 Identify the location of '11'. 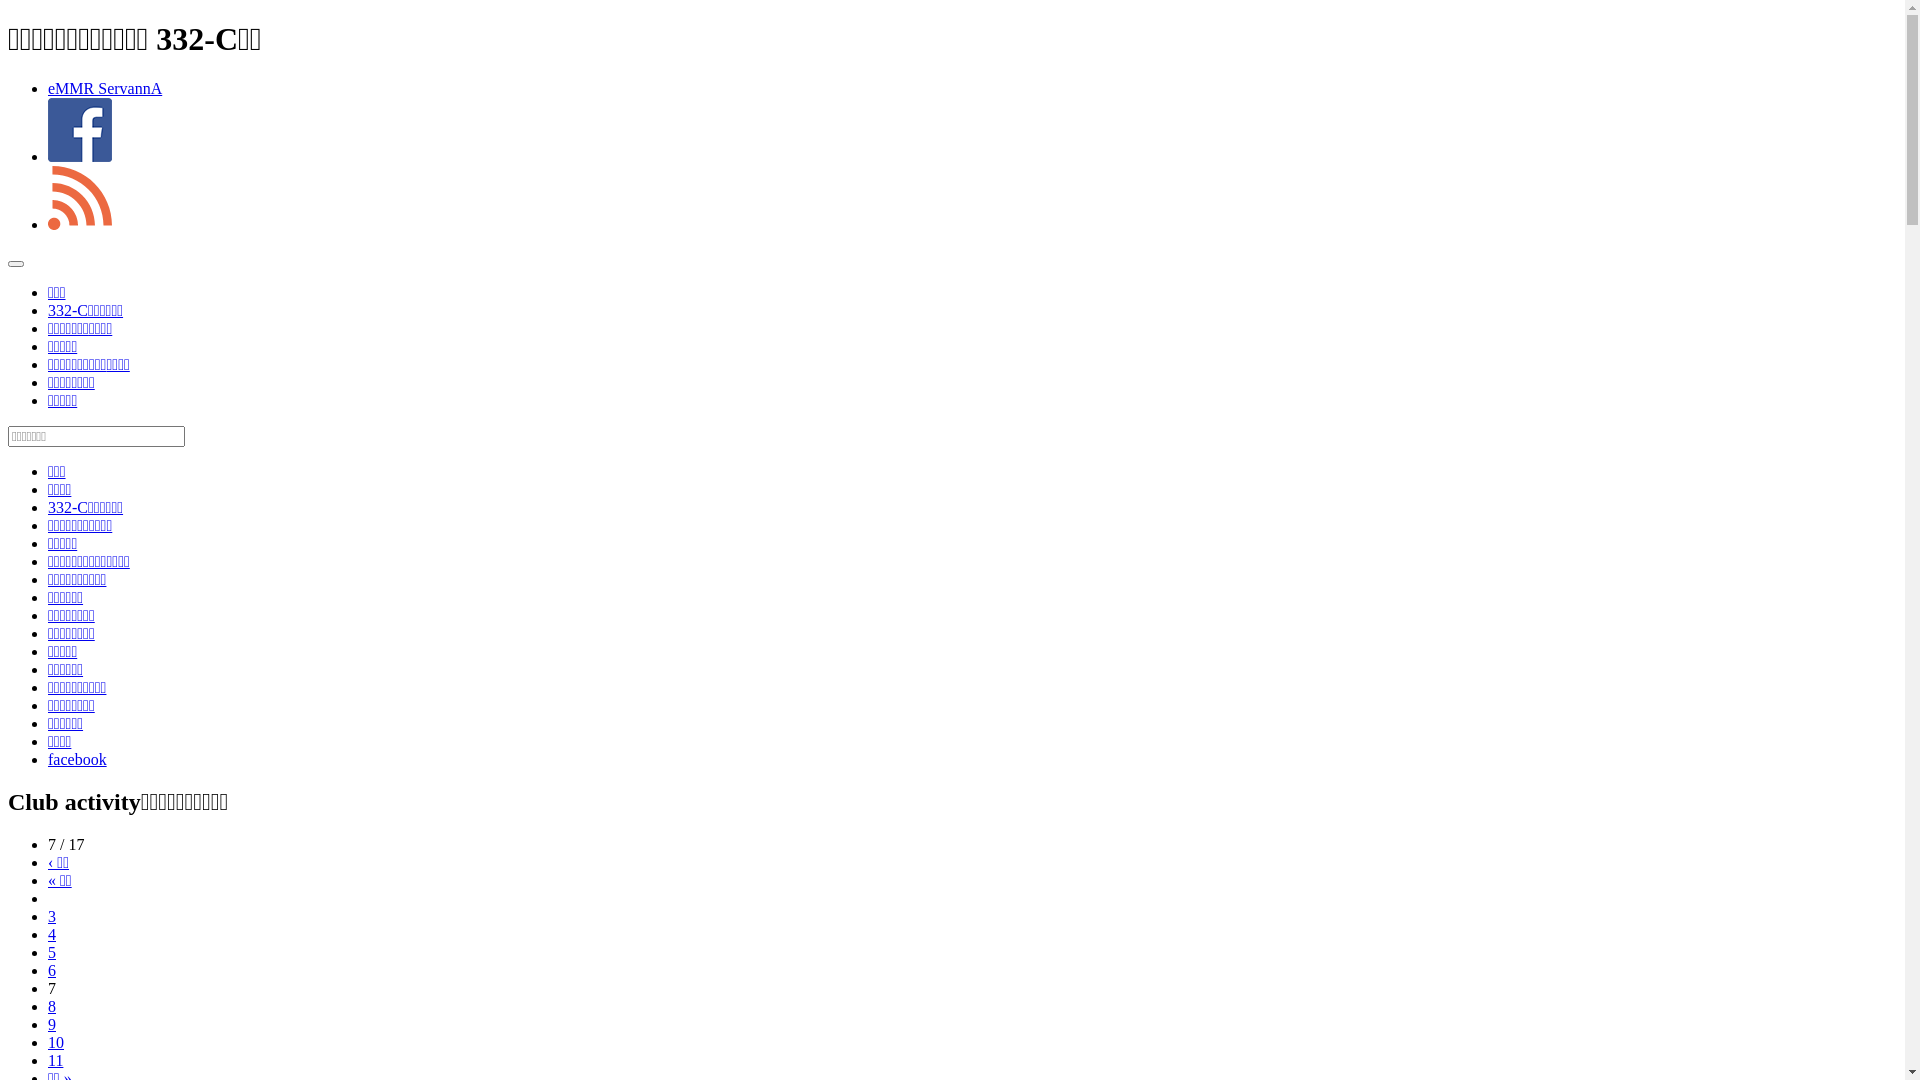
(55, 1059).